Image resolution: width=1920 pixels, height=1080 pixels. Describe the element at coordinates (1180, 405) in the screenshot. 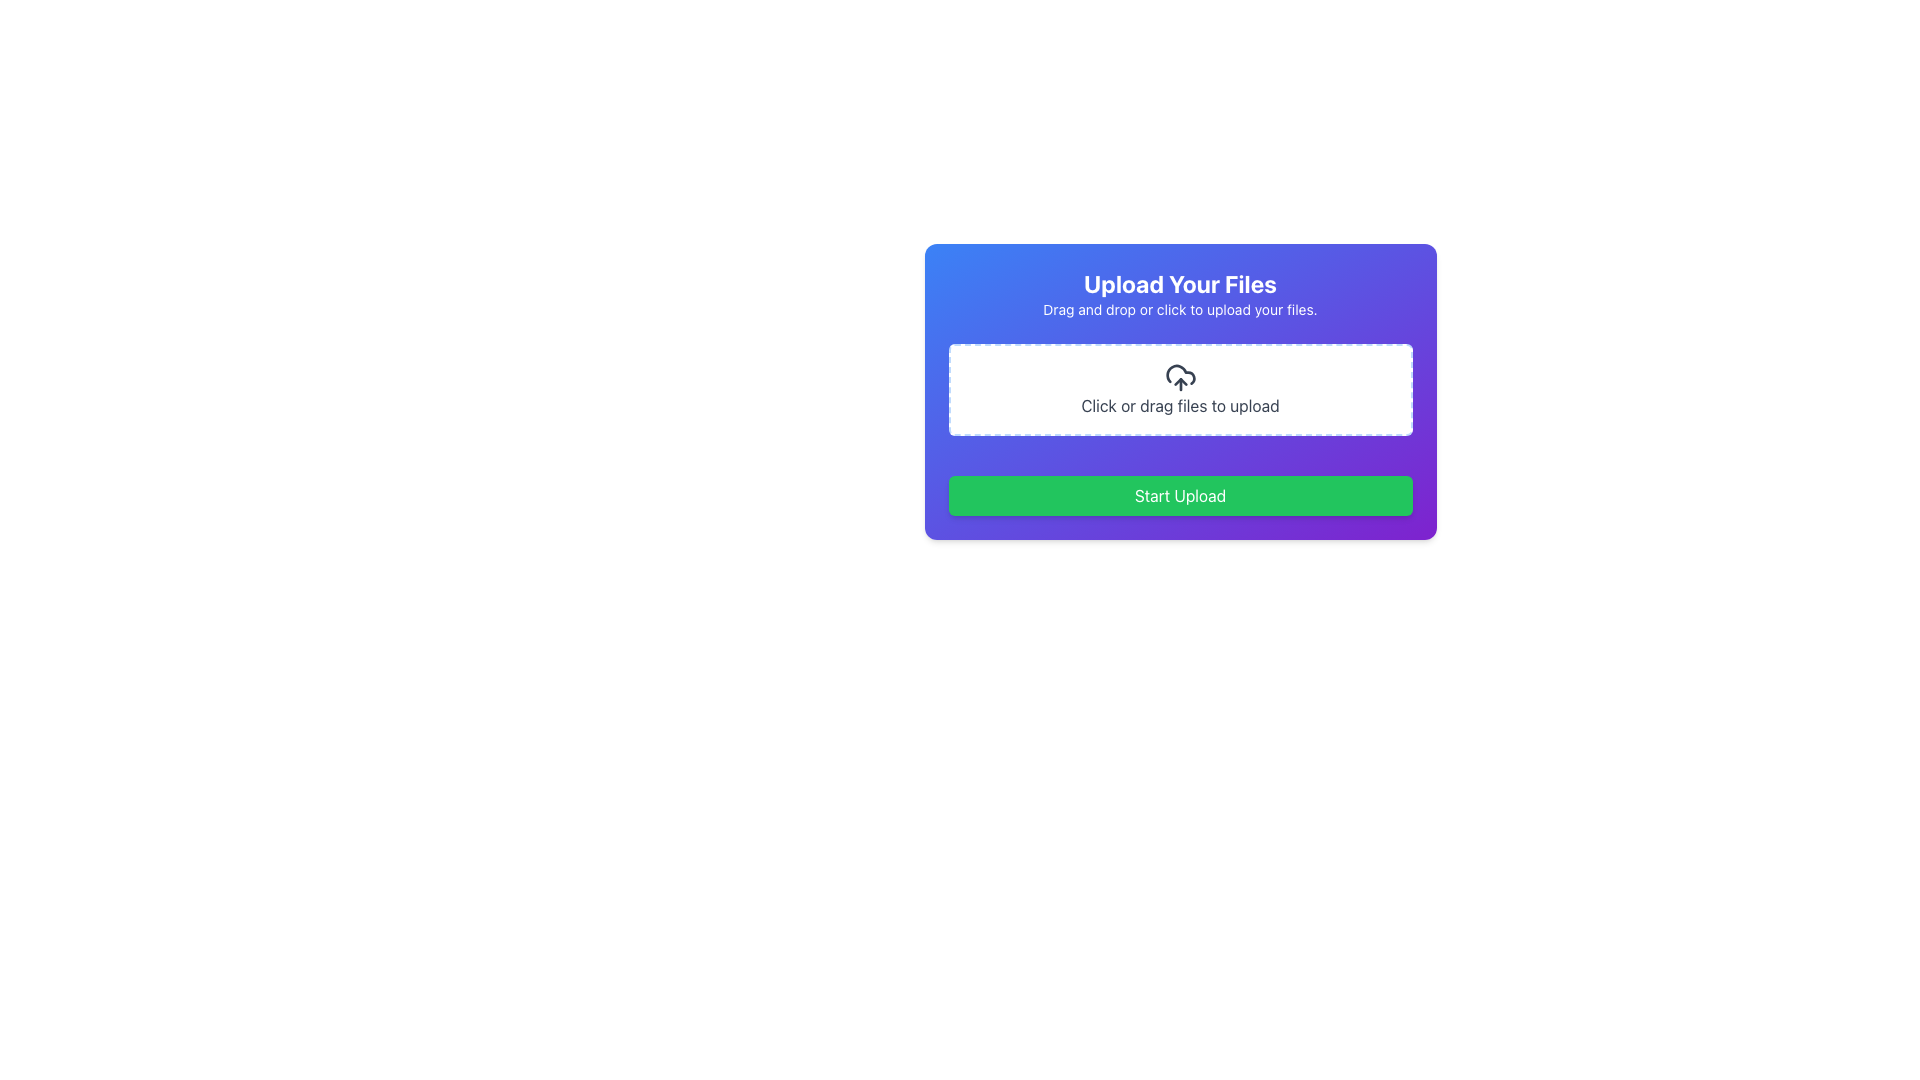

I see `instructional text label located within the bordered file upload box, positioned below the upload icon and above the 'Start Upload' button` at that location.